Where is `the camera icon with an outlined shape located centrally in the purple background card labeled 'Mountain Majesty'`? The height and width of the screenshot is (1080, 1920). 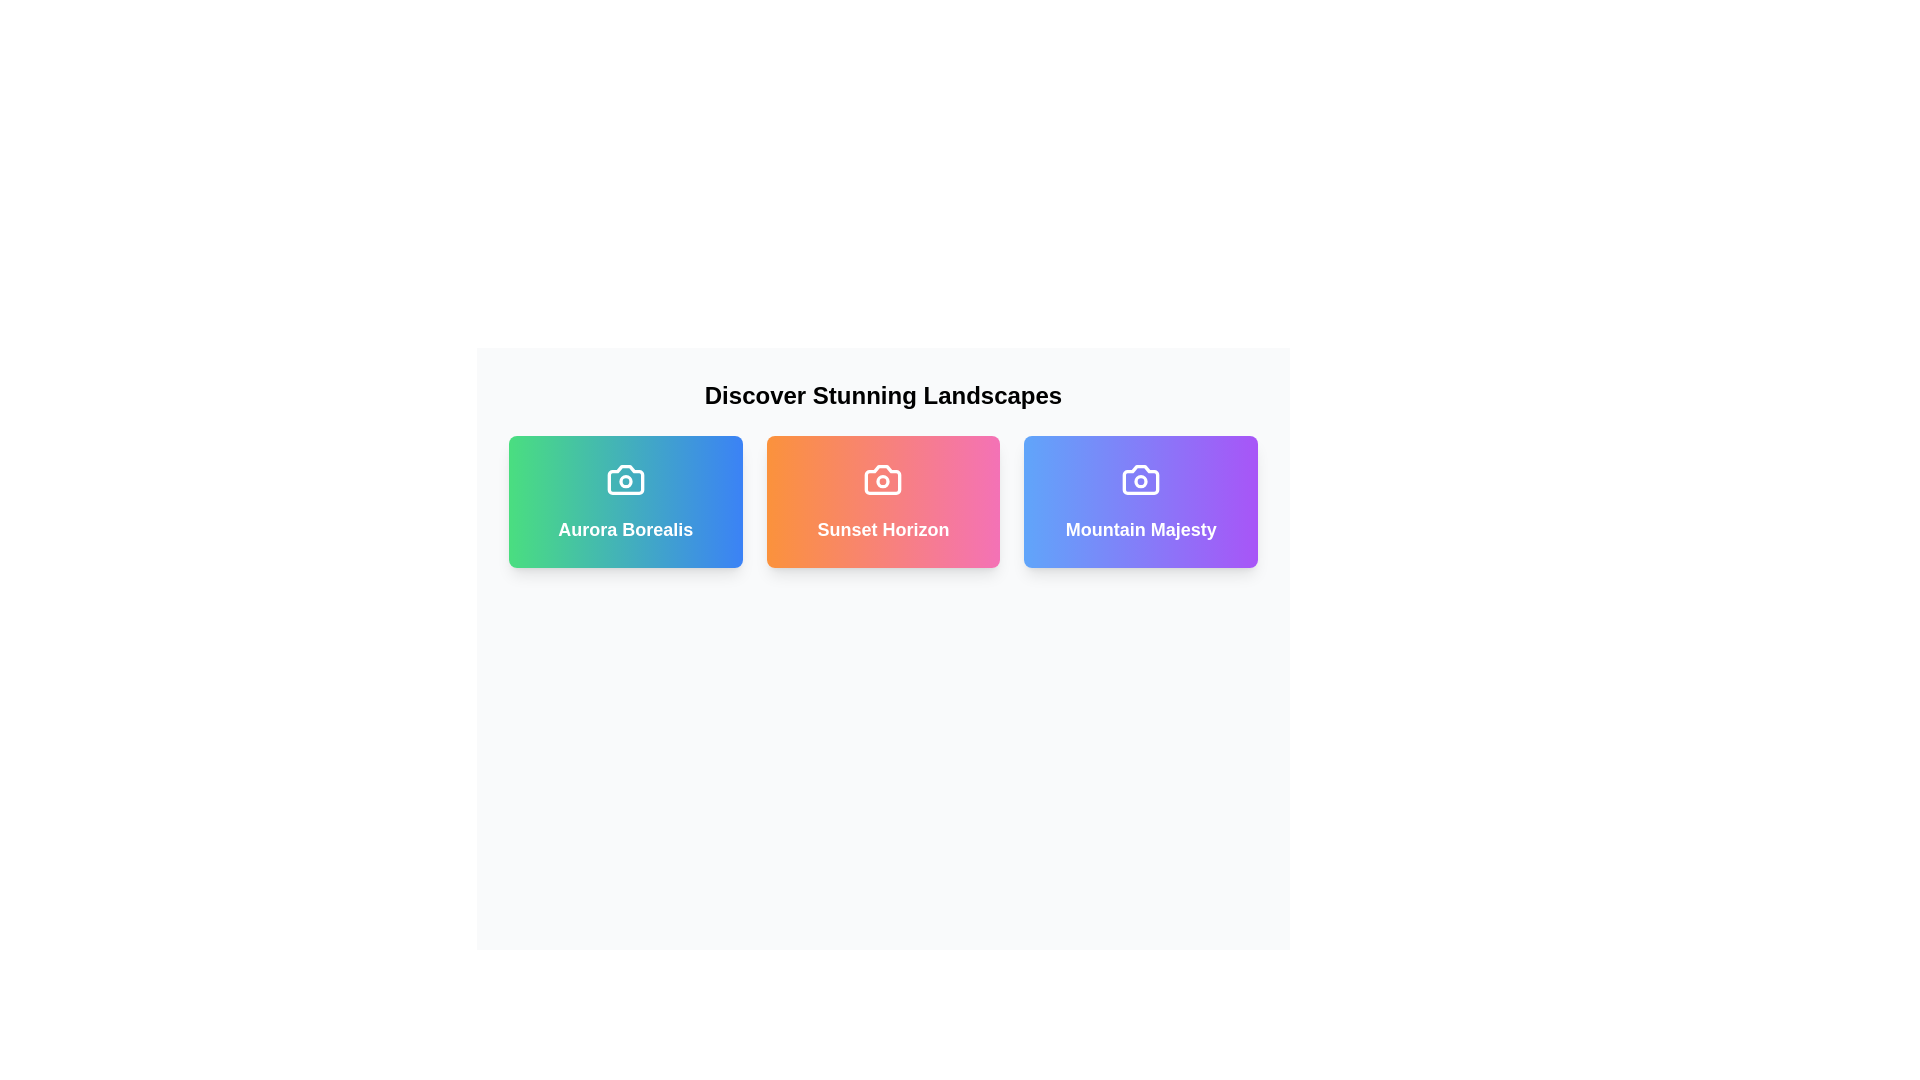
the camera icon with an outlined shape located centrally in the purple background card labeled 'Mountain Majesty' is located at coordinates (1141, 479).